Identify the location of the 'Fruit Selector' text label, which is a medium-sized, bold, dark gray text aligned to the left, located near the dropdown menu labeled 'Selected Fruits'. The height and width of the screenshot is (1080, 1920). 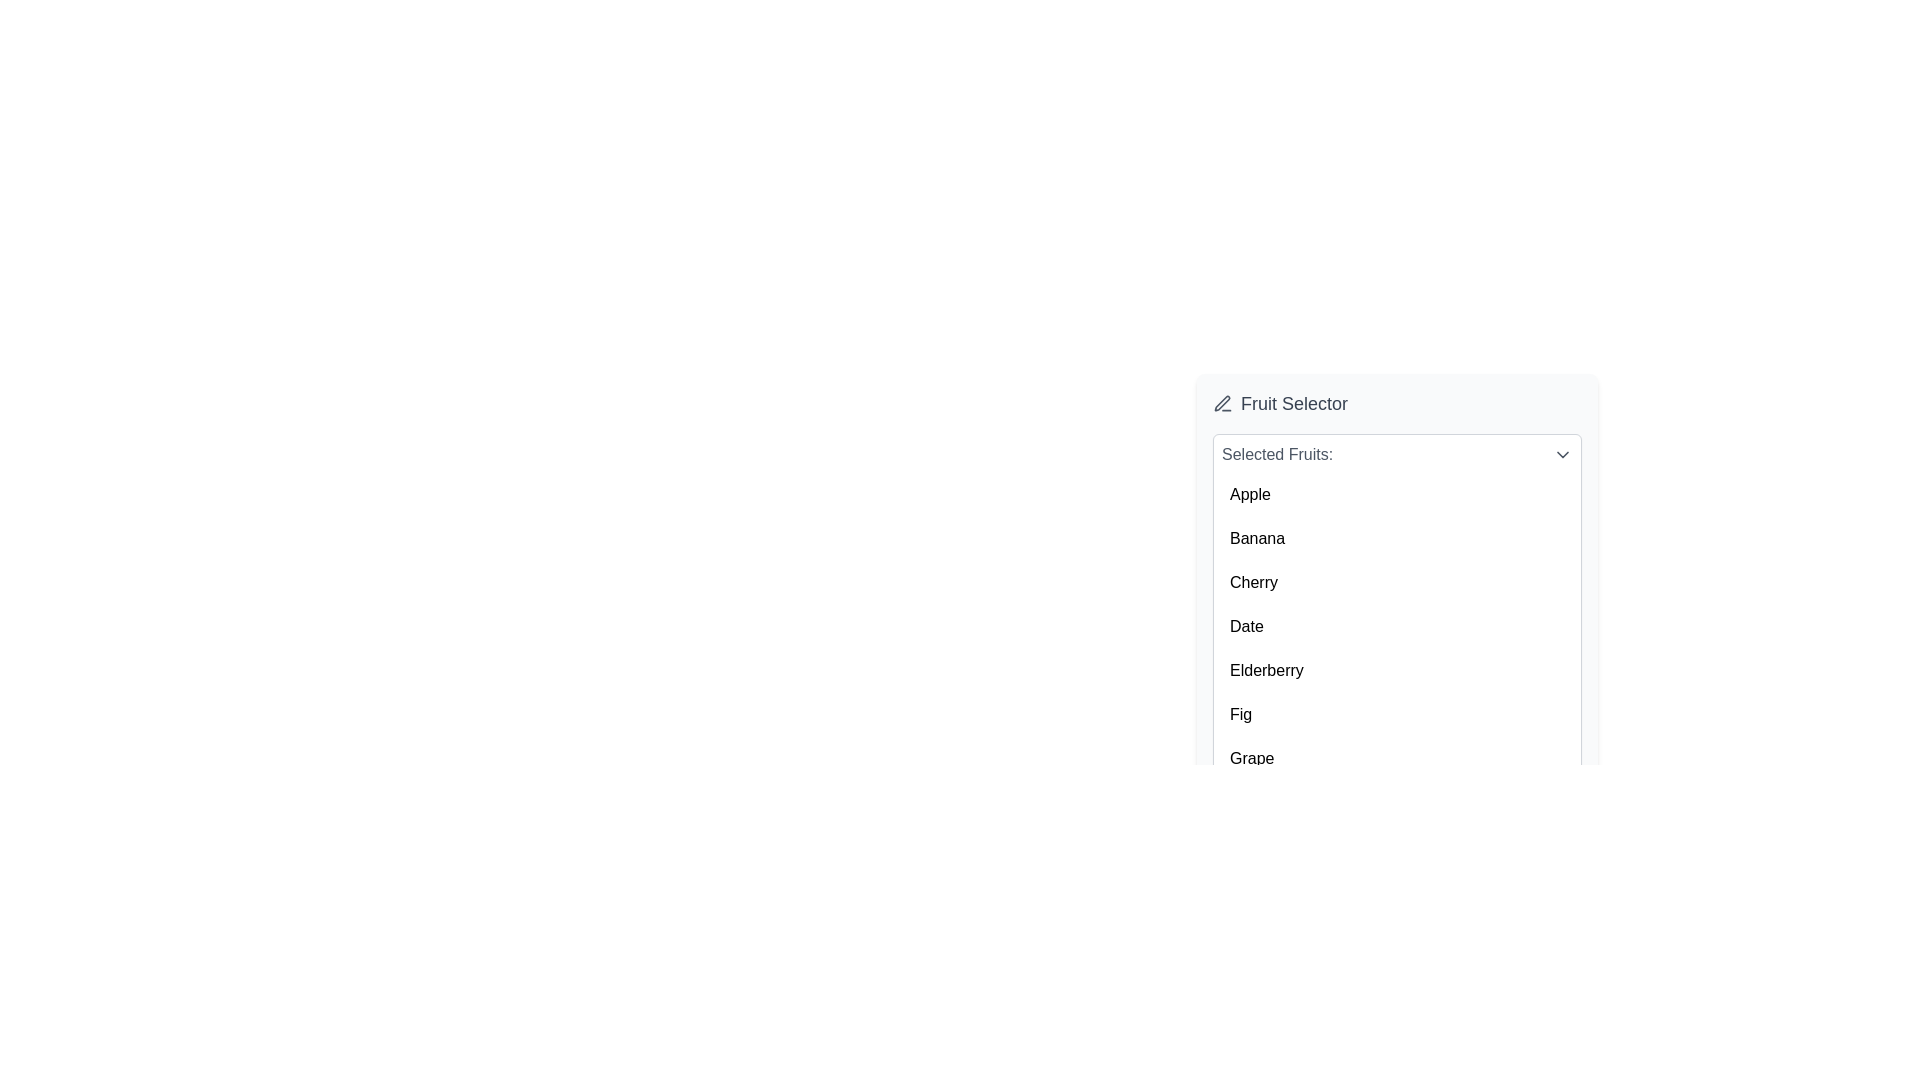
(1294, 404).